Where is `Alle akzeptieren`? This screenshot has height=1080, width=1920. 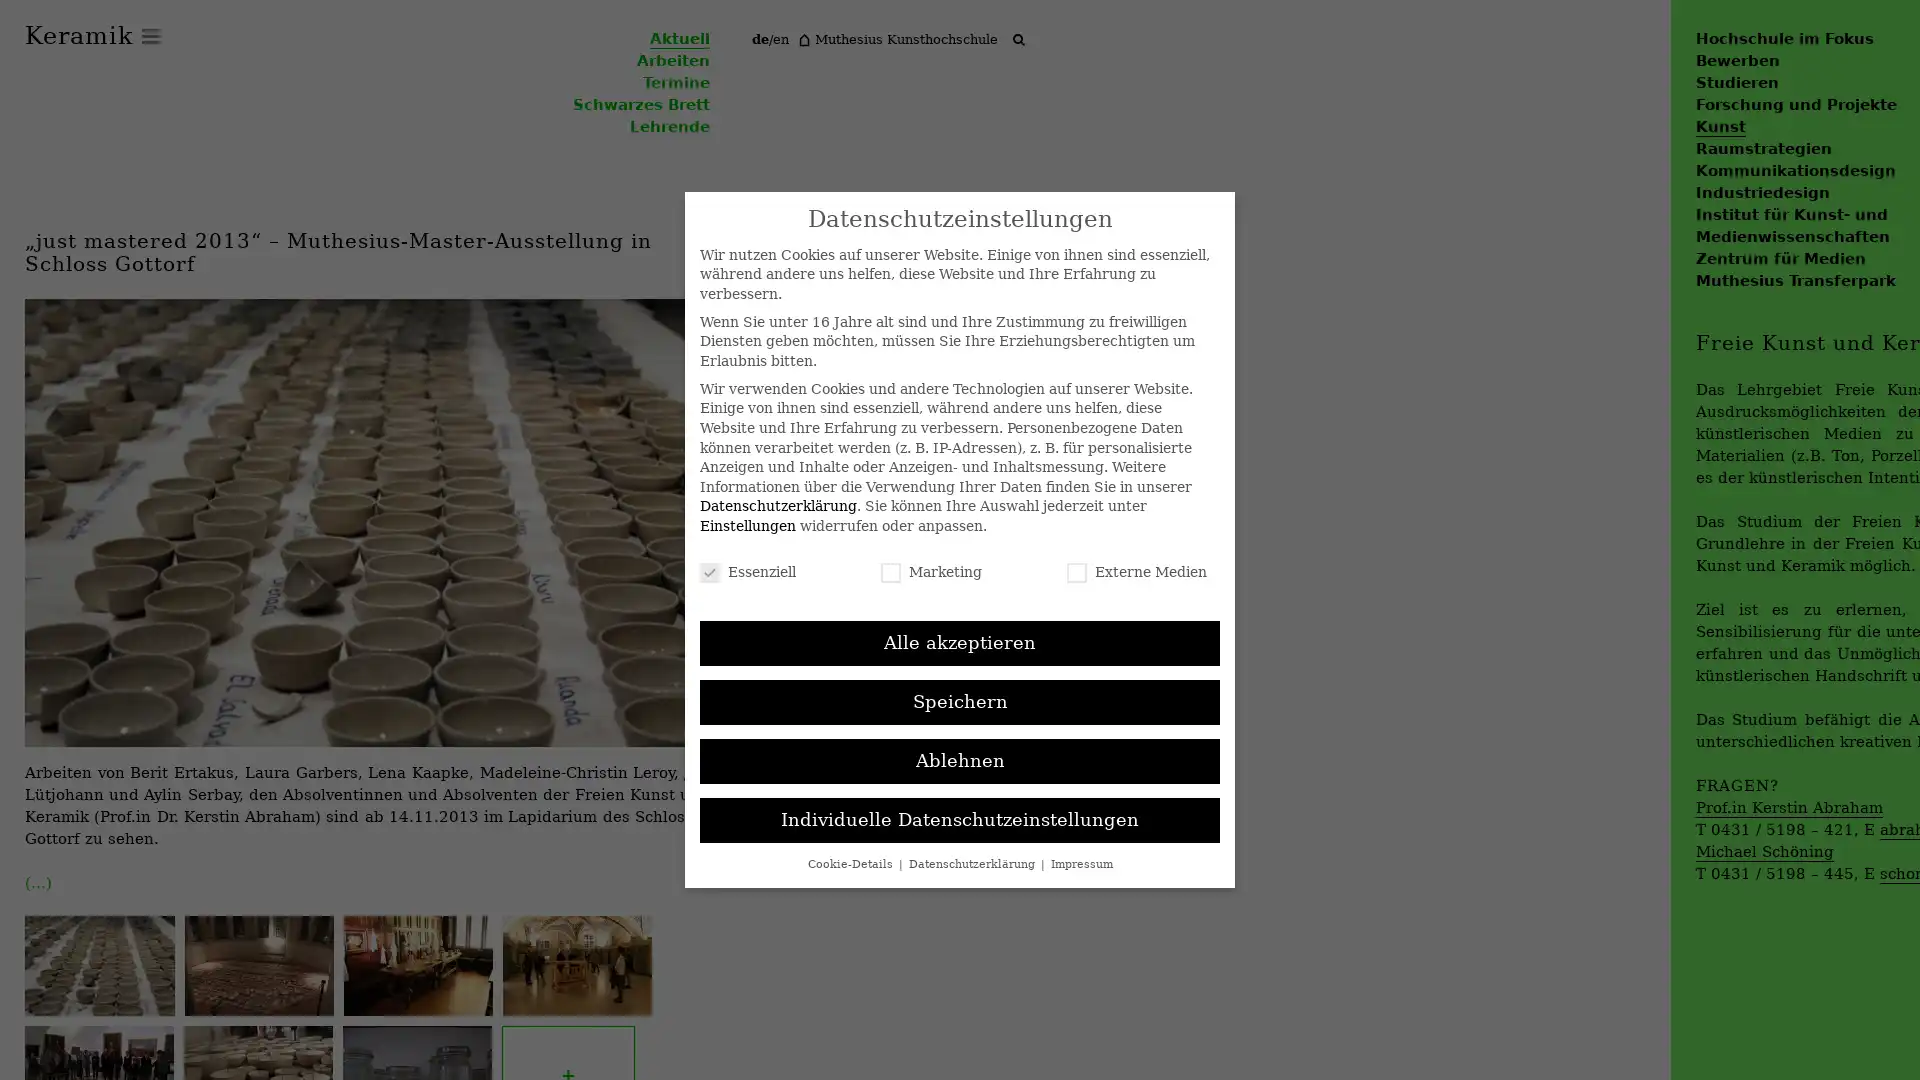 Alle akzeptieren is located at coordinates (960, 643).